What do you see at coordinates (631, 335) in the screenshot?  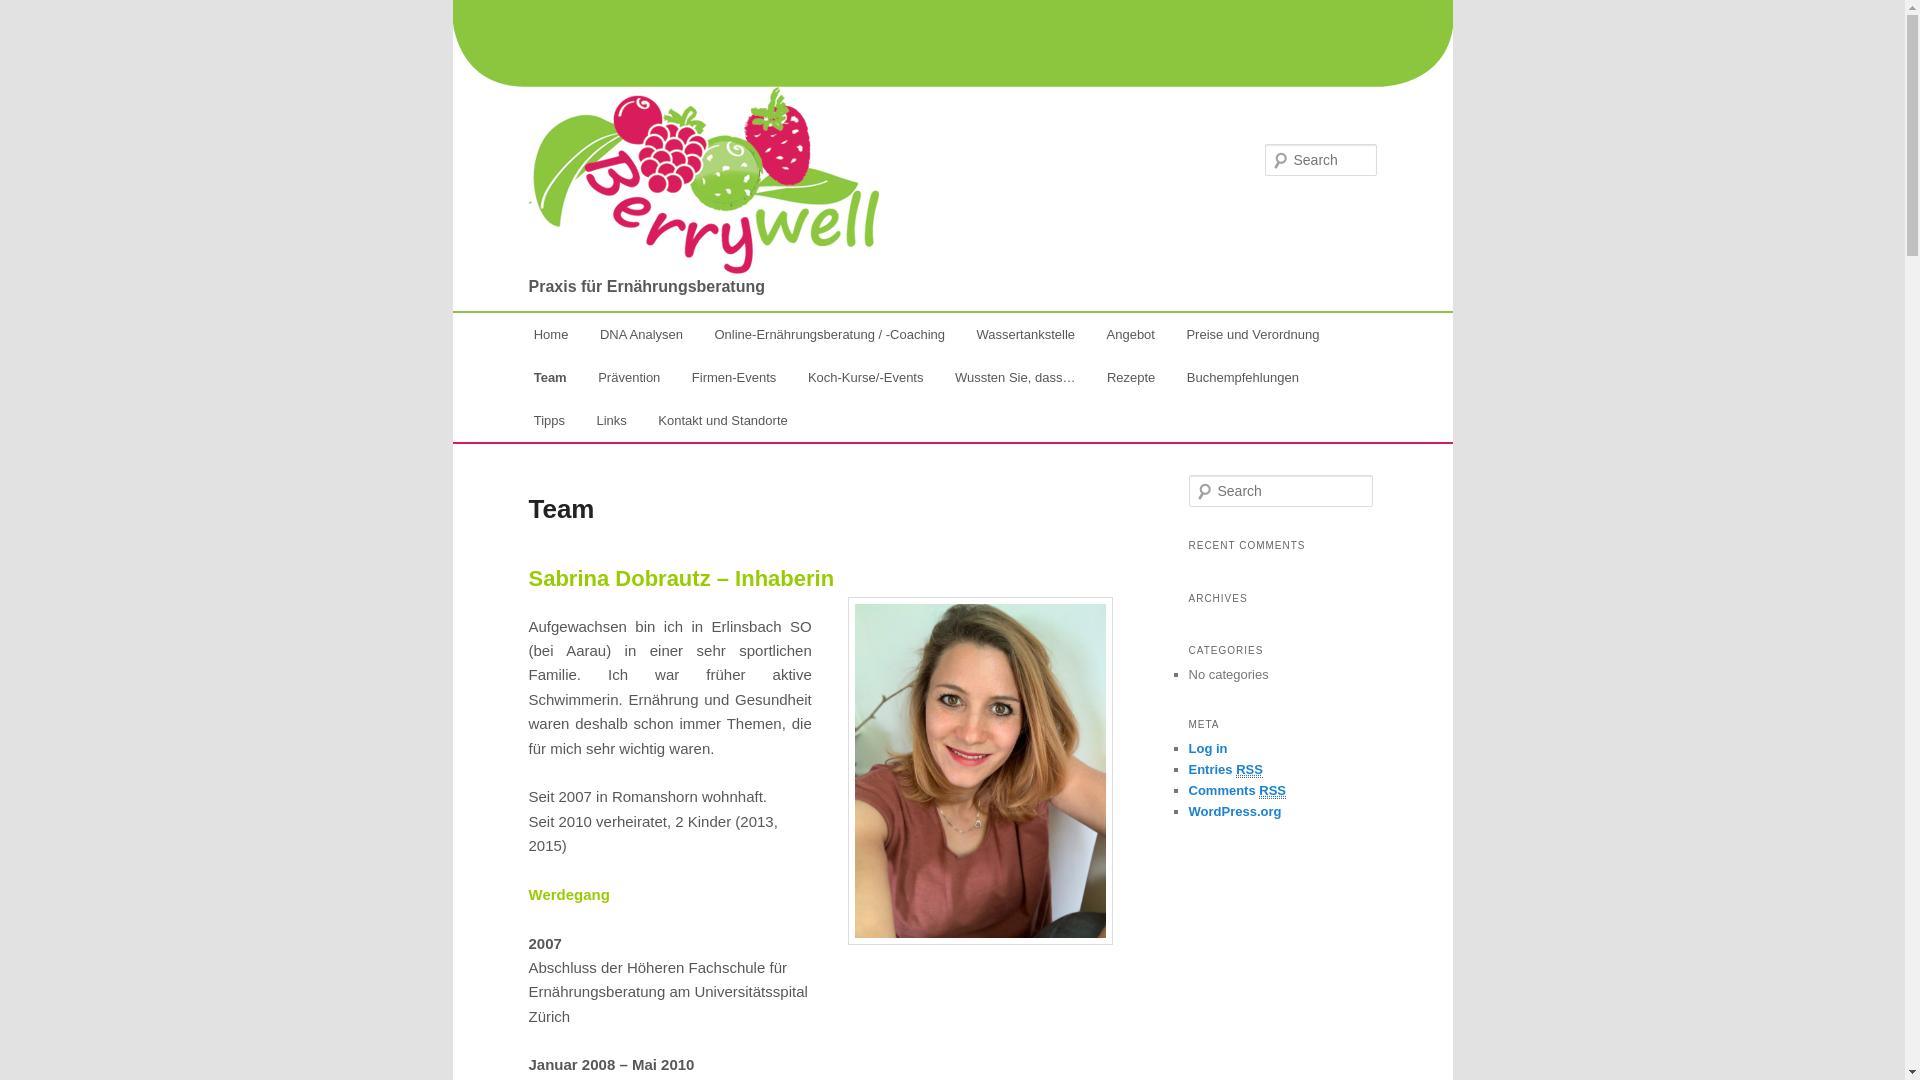 I see `'Skip to secondary content'` at bounding box center [631, 335].